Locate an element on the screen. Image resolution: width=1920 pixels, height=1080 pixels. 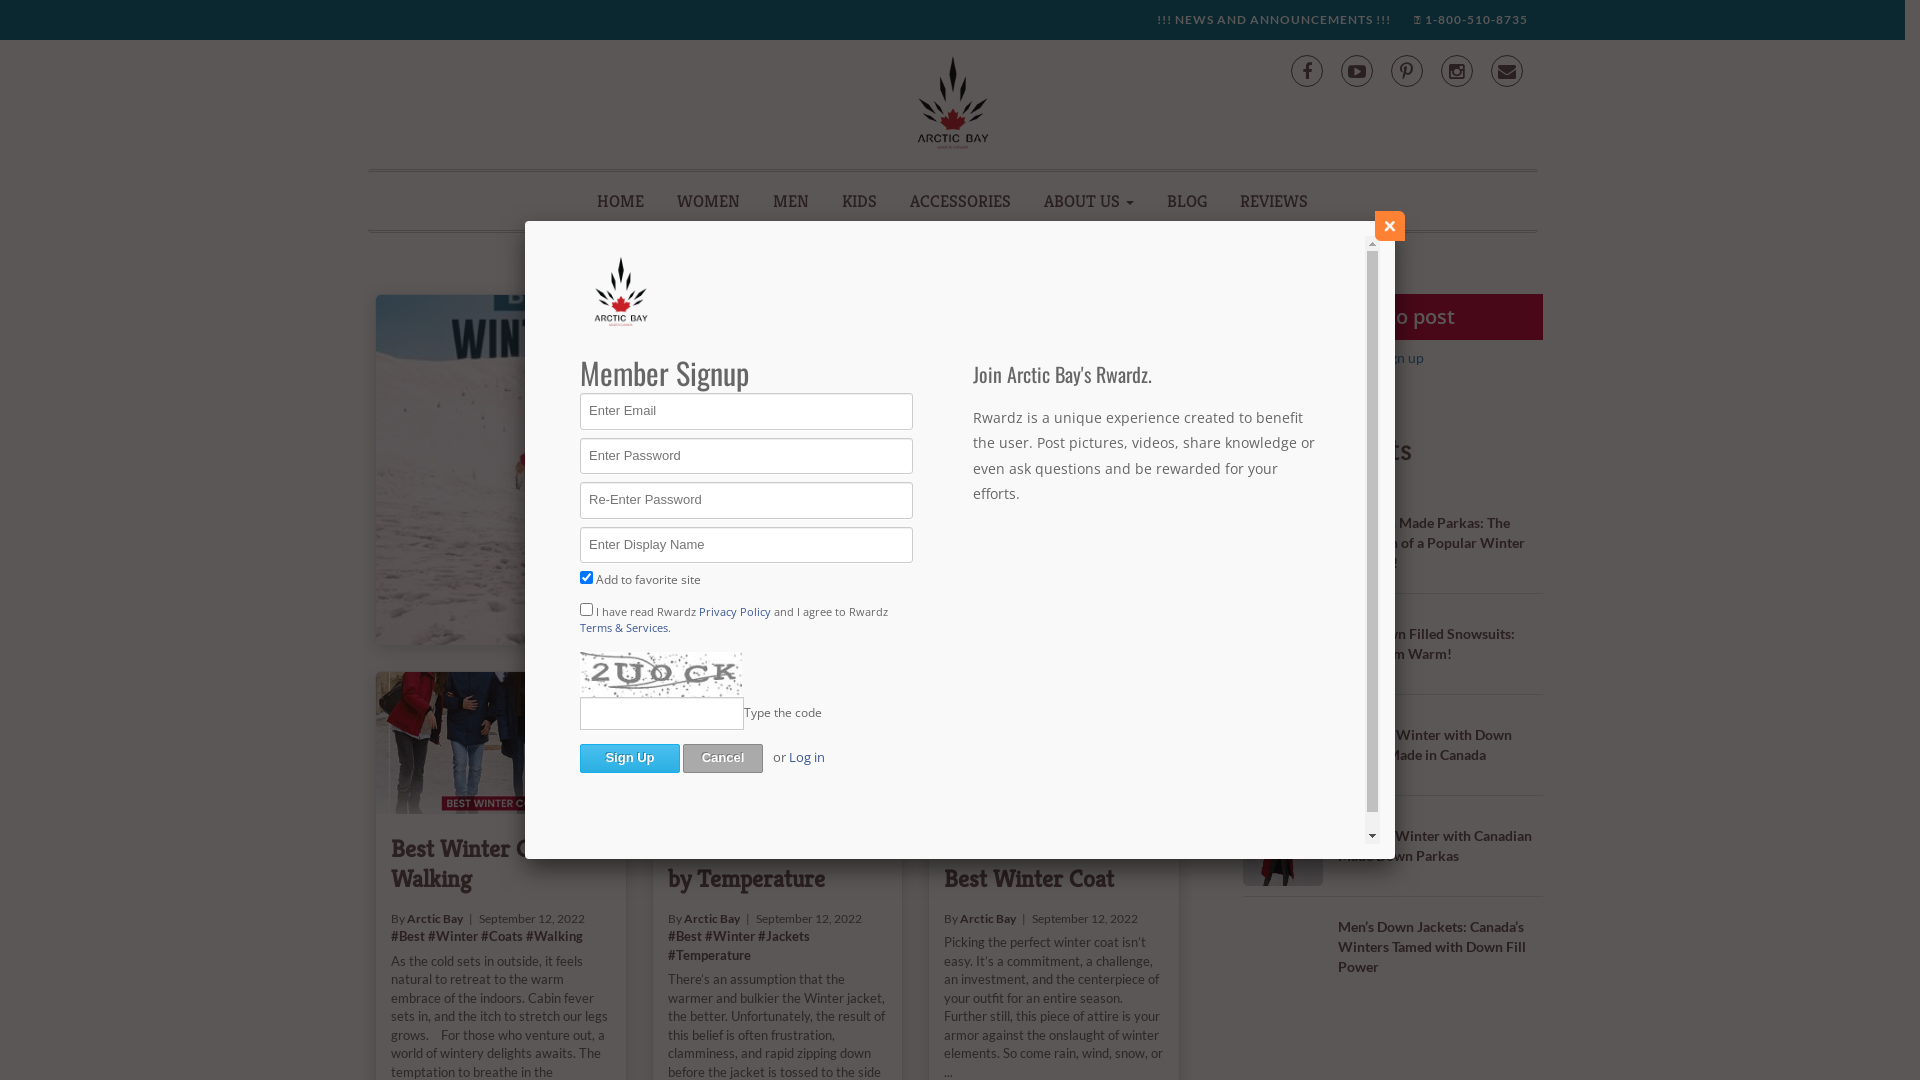
'ABOUT US' is located at coordinates (1088, 200).